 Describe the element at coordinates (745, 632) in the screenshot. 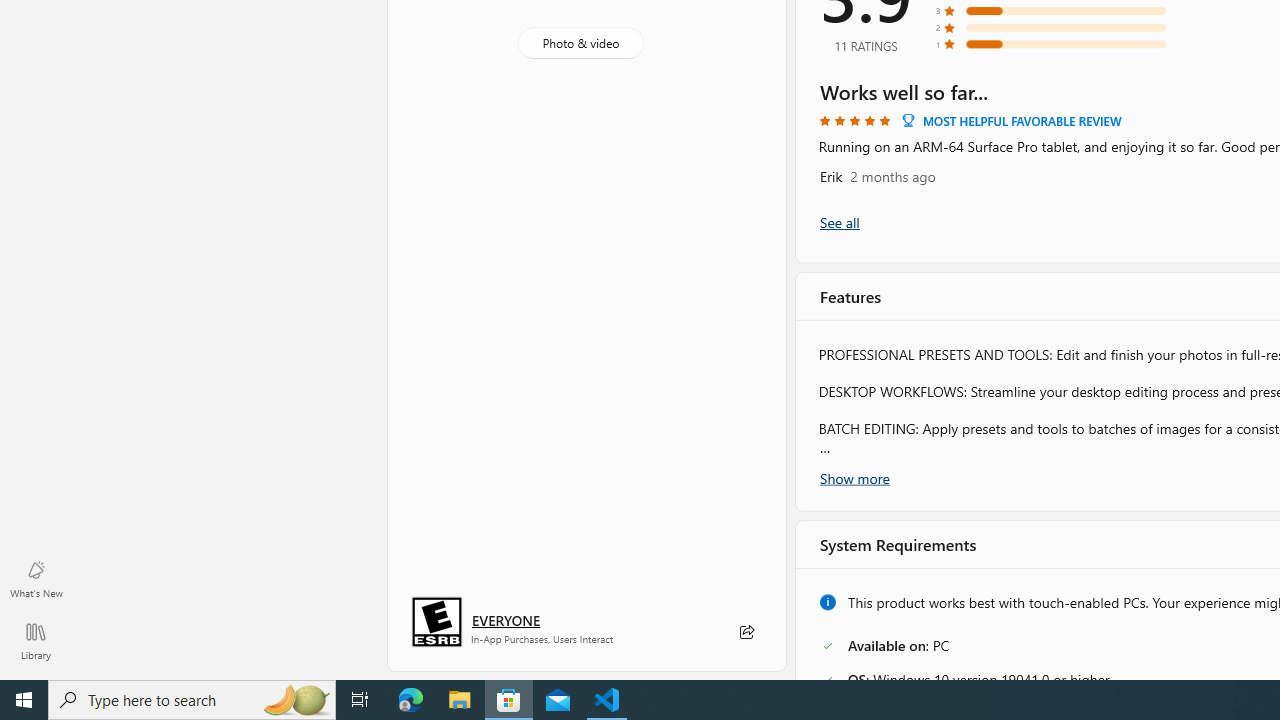

I see `'Share'` at that location.